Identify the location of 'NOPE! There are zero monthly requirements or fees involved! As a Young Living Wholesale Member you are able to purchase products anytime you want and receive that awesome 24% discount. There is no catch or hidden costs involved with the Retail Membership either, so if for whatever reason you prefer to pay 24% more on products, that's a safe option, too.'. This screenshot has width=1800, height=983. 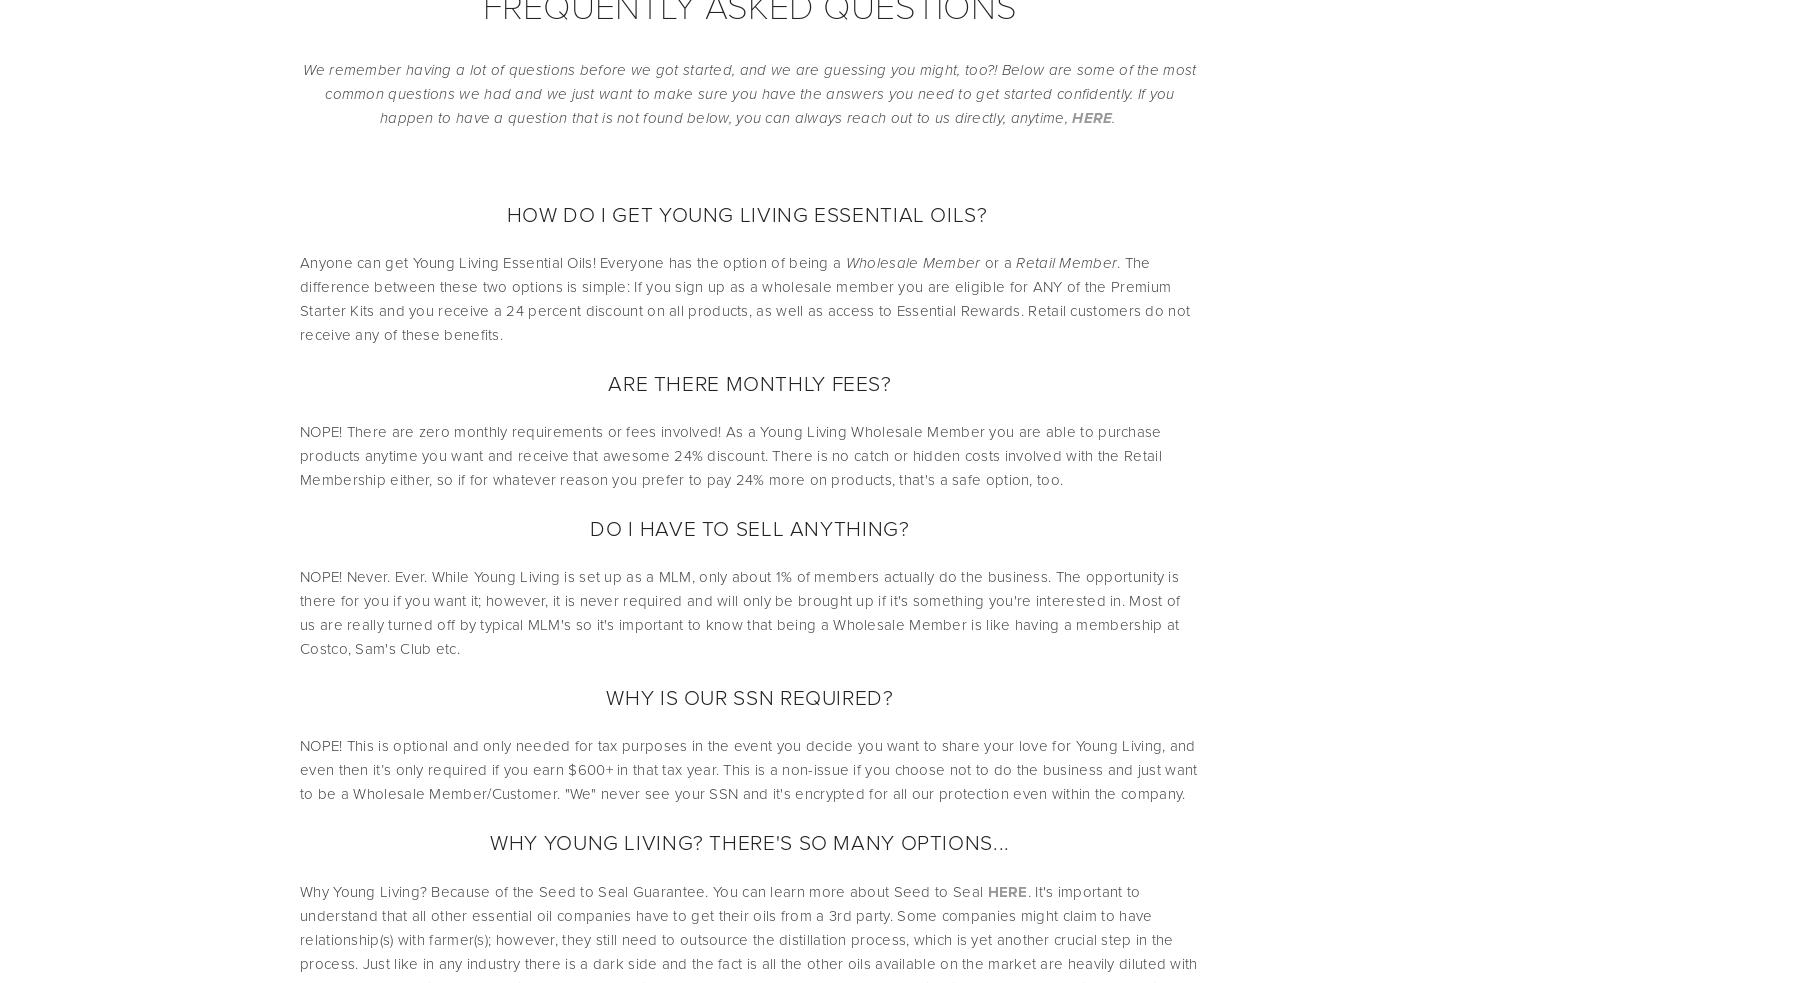
(731, 455).